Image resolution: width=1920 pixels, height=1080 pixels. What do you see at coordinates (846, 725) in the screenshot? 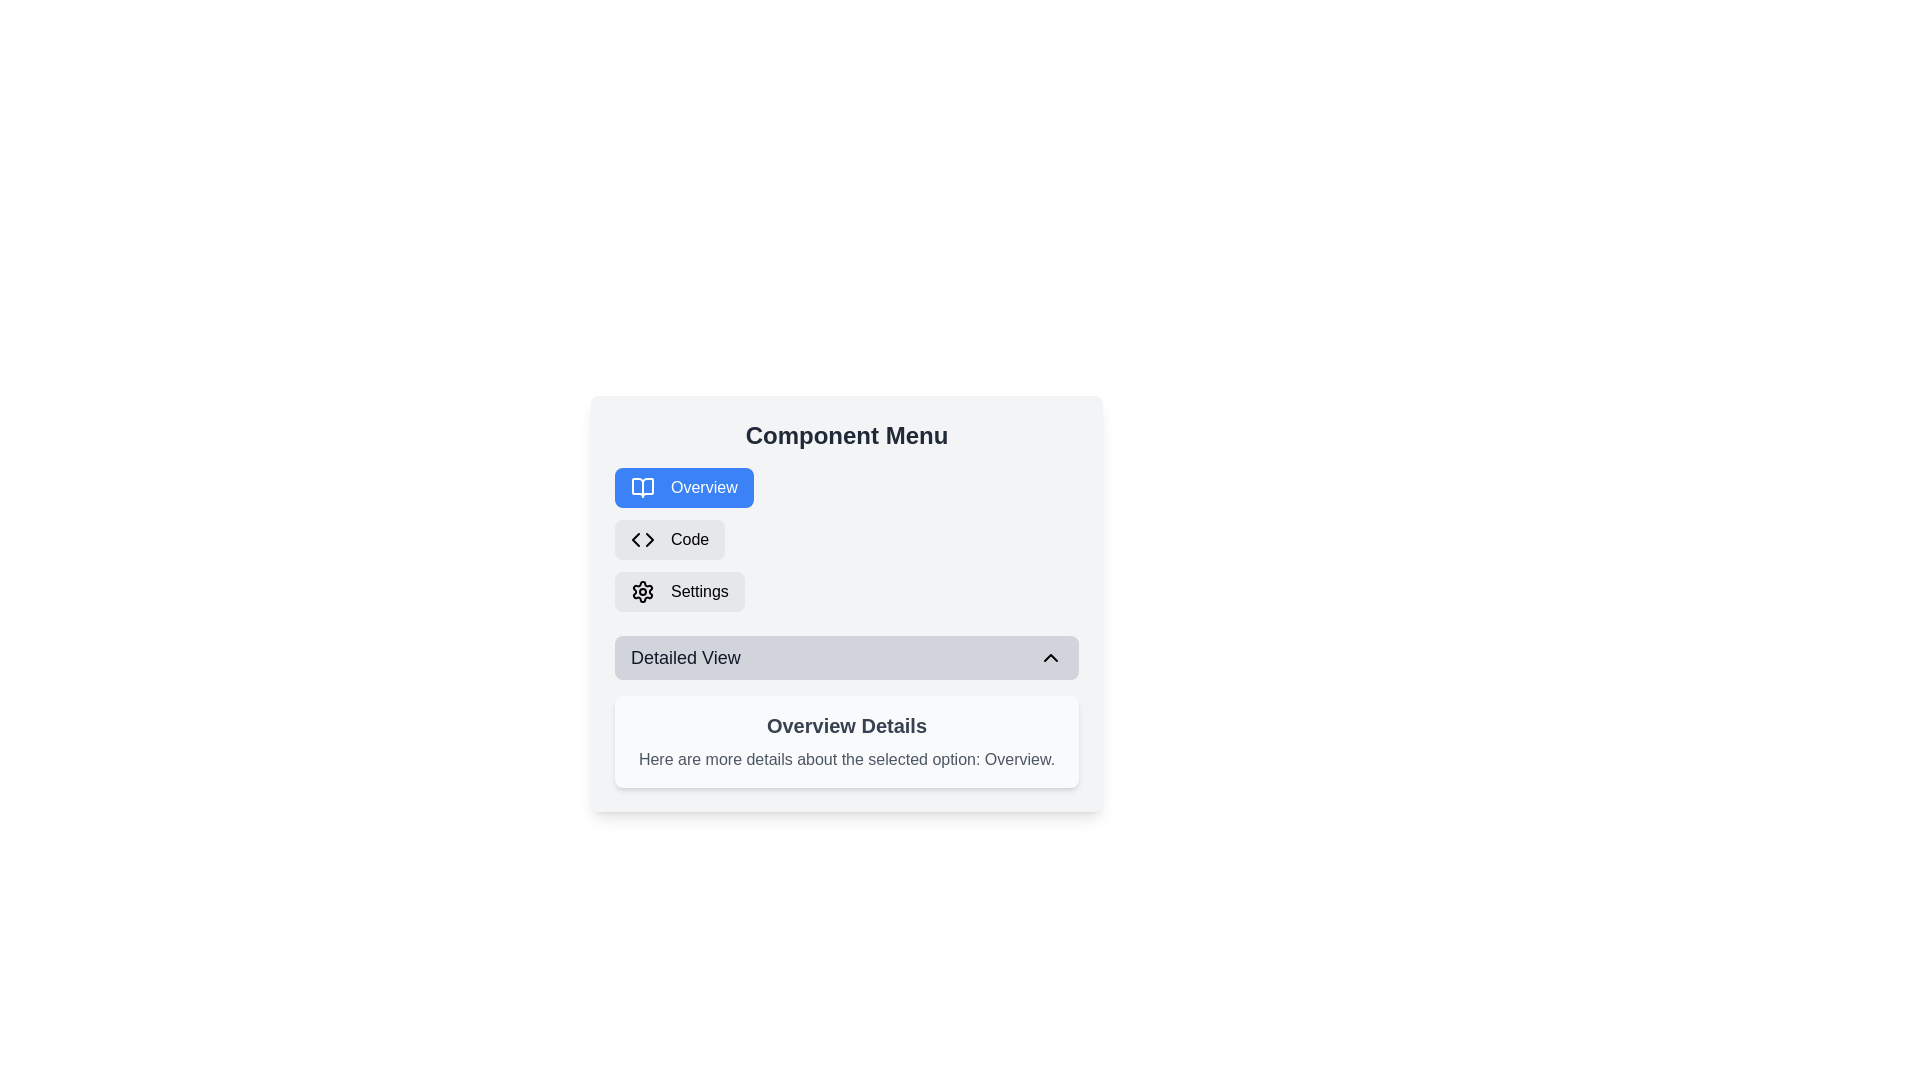
I see `the text label that serves as the header for detailed information in the 'Detailed View' section of the interface` at bounding box center [846, 725].